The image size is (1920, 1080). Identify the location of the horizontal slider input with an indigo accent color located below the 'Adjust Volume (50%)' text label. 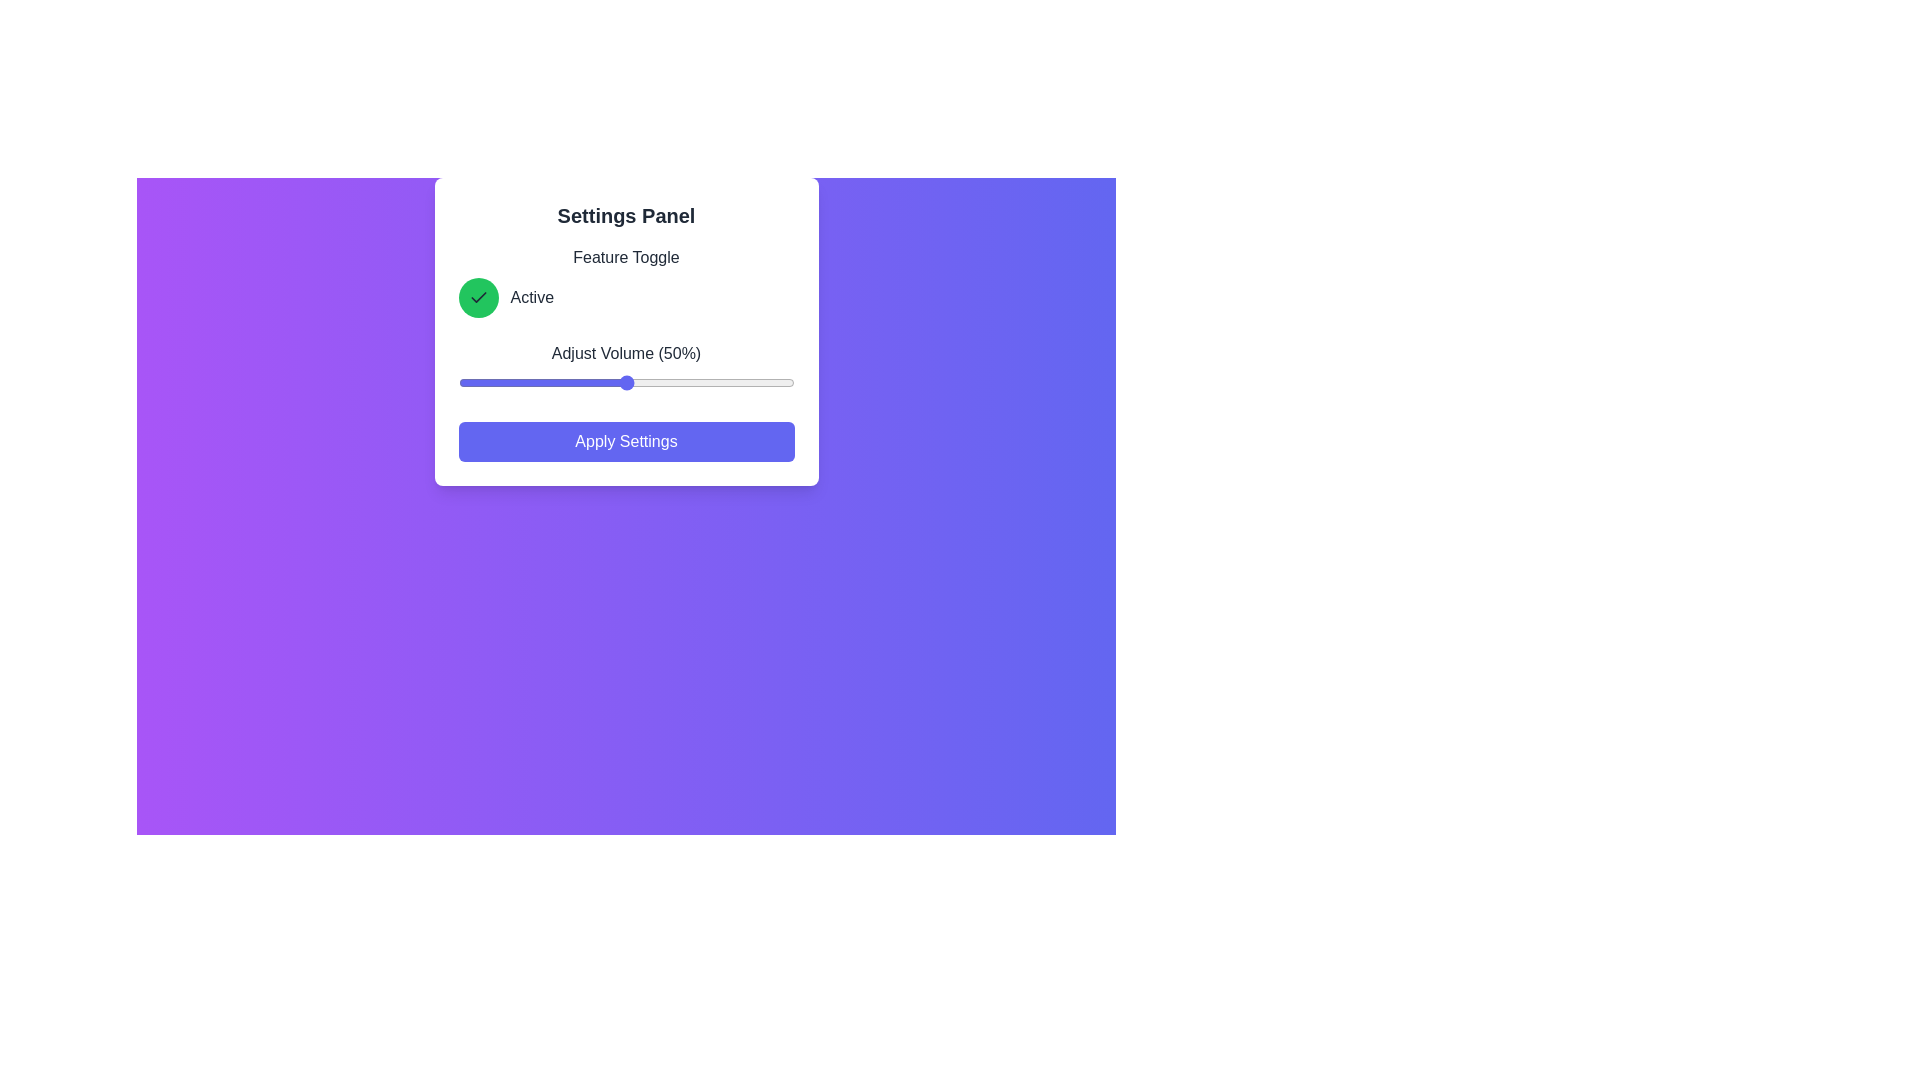
(625, 382).